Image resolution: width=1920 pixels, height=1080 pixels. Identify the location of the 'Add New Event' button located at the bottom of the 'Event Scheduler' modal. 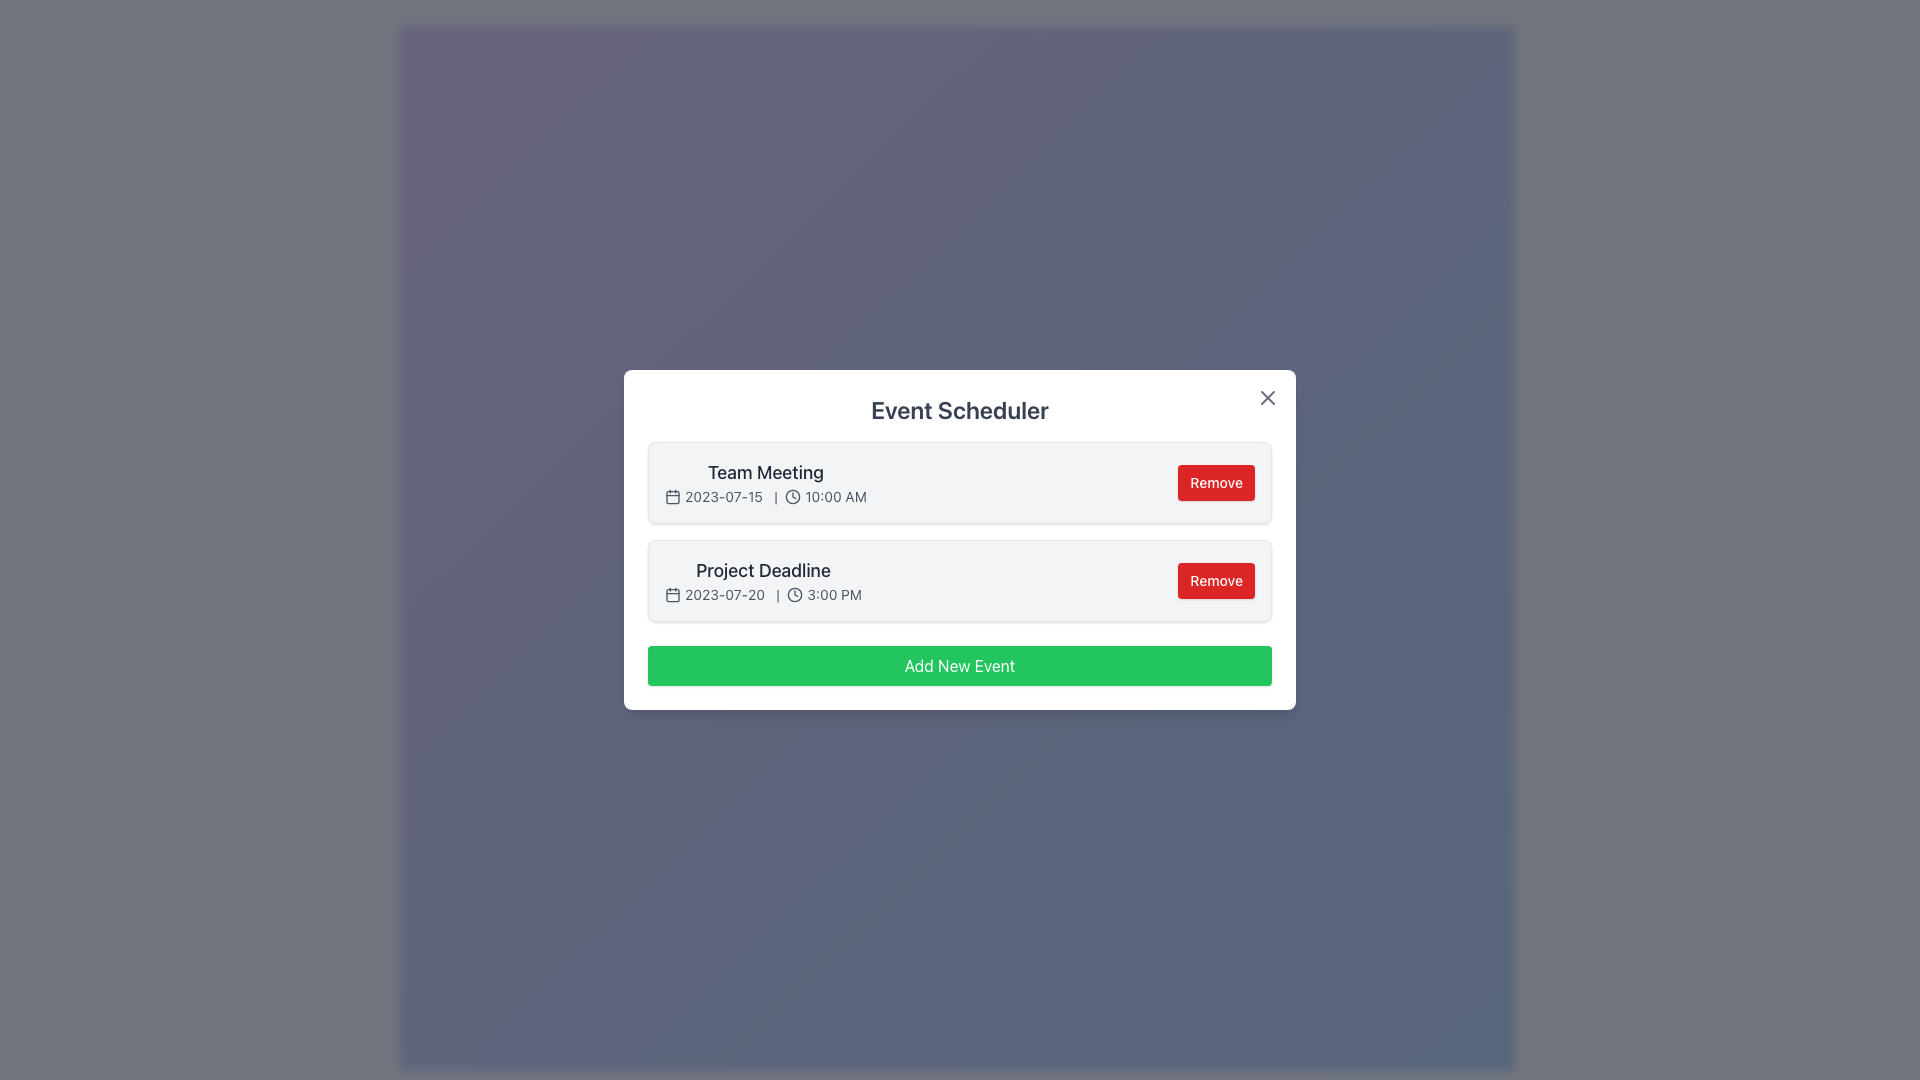
(960, 666).